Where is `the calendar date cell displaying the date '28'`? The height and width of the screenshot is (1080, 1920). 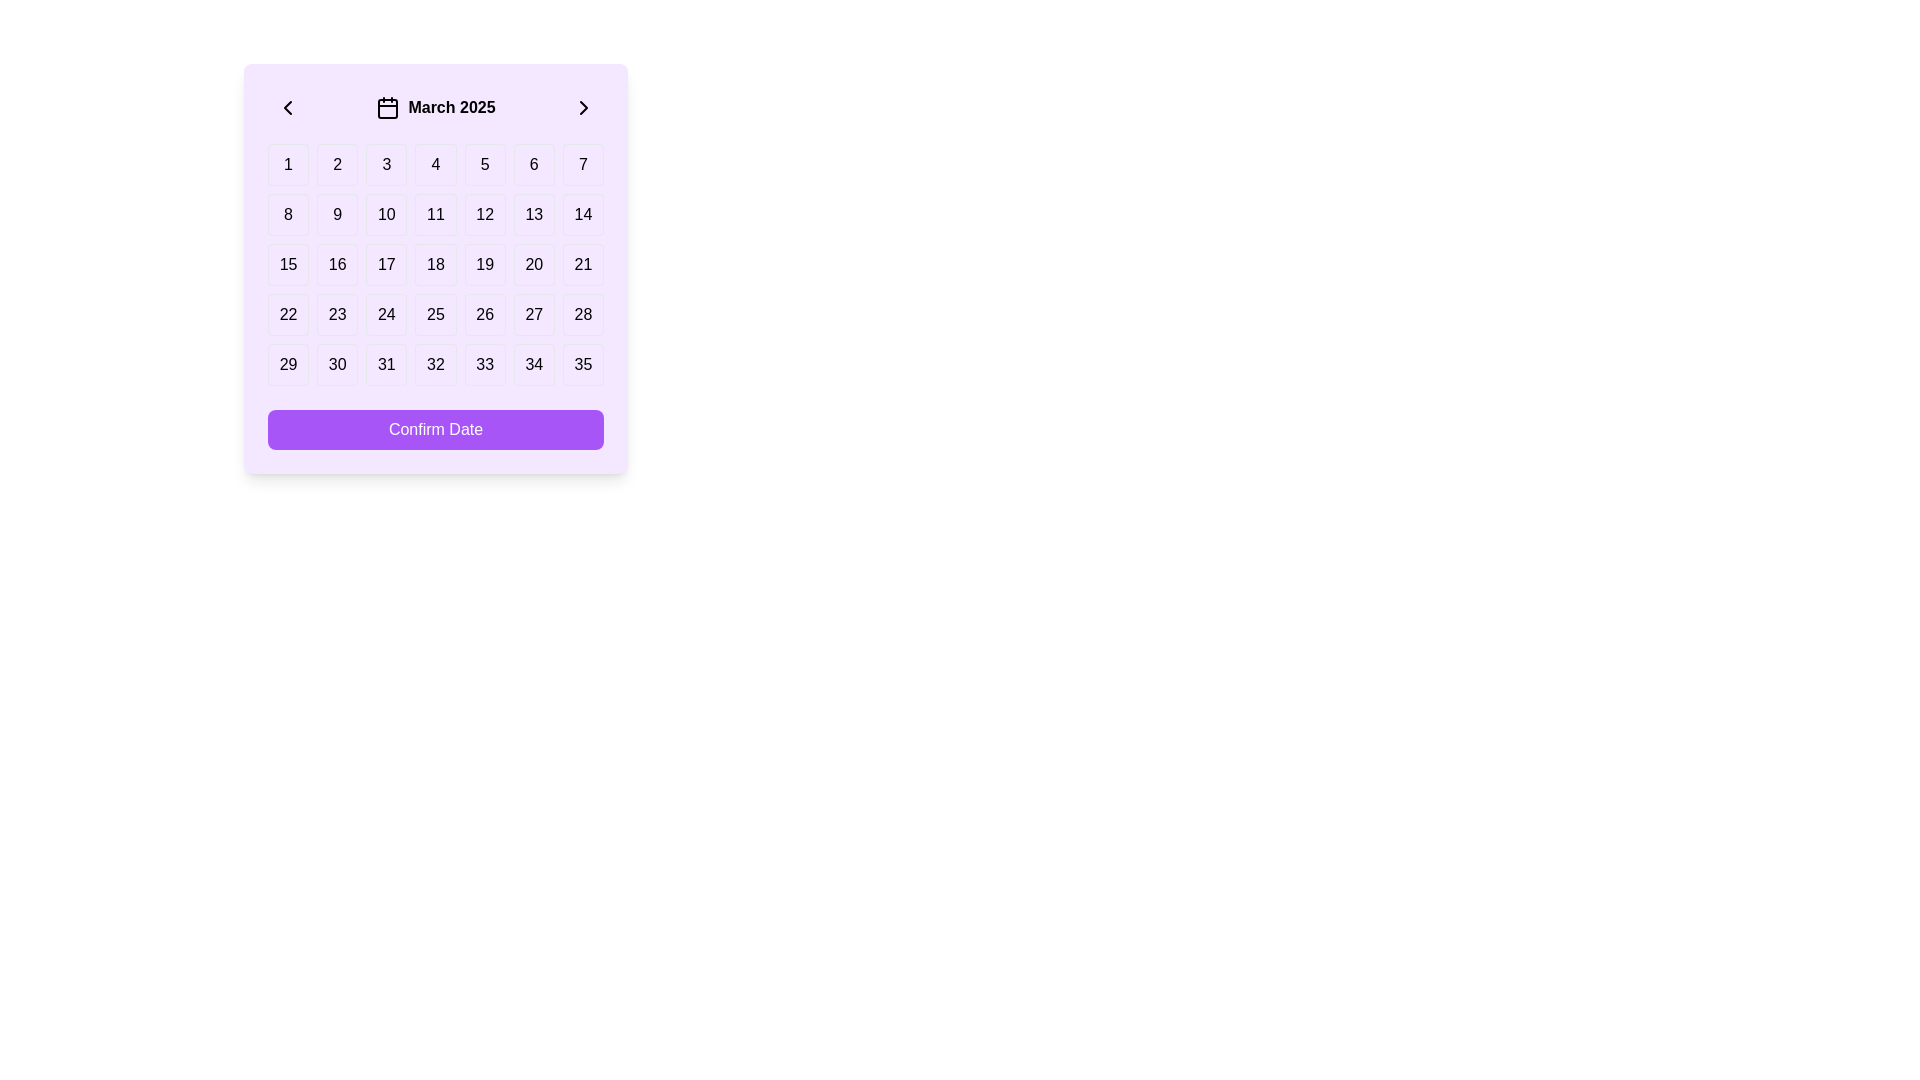 the calendar date cell displaying the date '28' is located at coordinates (582, 315).